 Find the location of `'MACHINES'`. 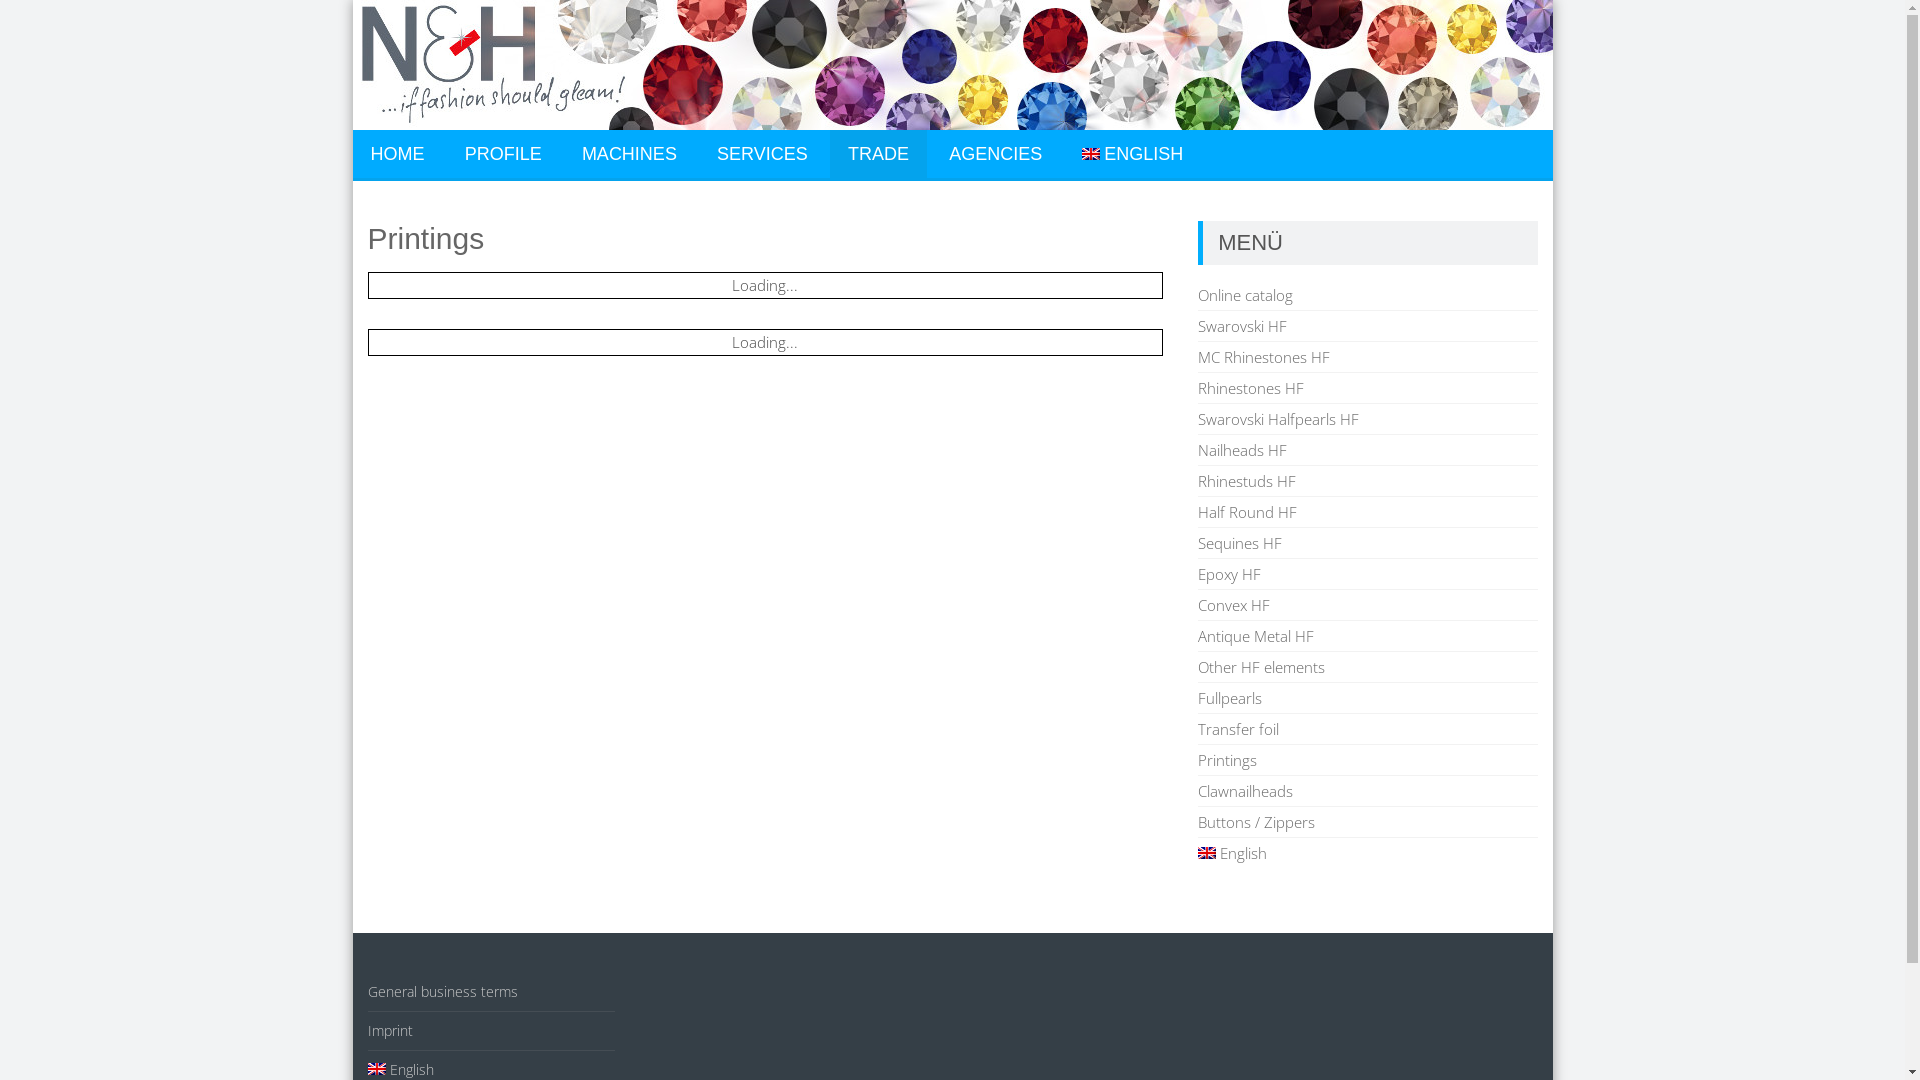

'MACHINES' is located at coordinates (628, 153).